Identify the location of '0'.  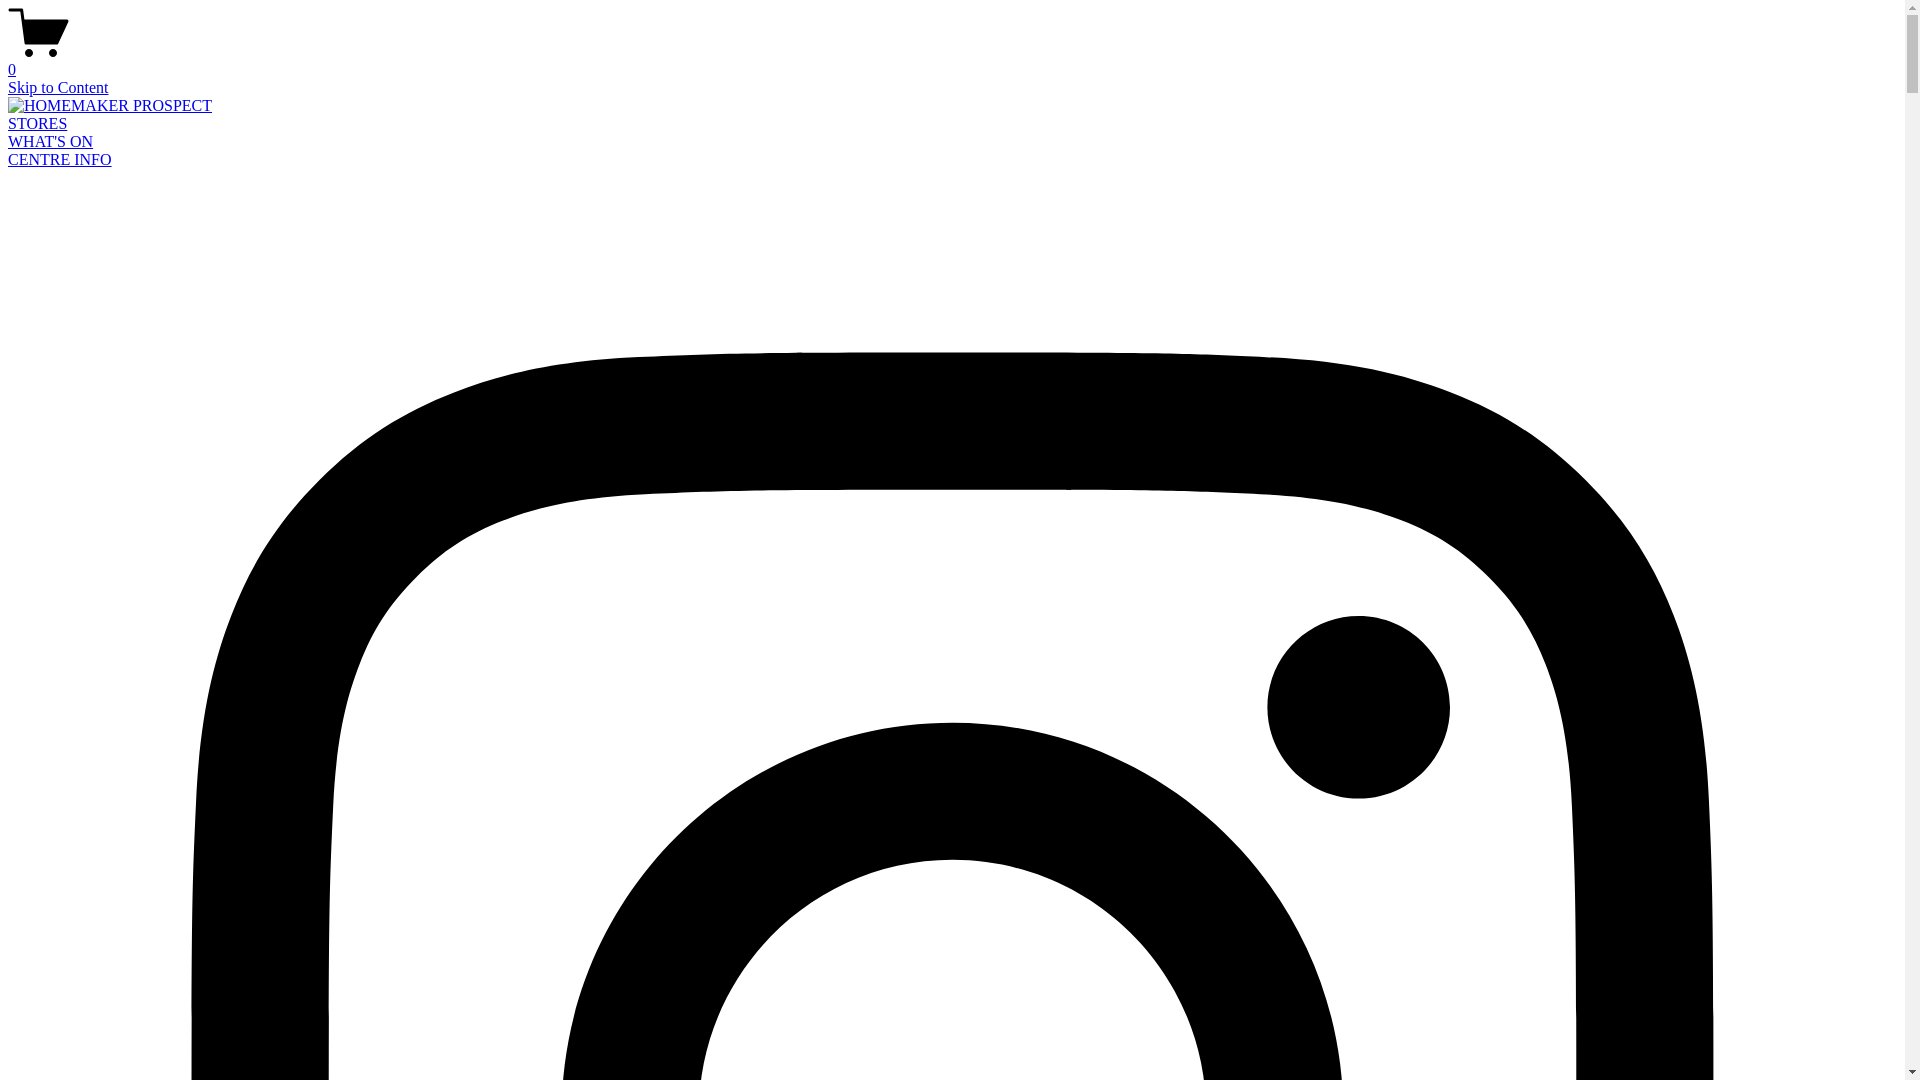
(951, 60).